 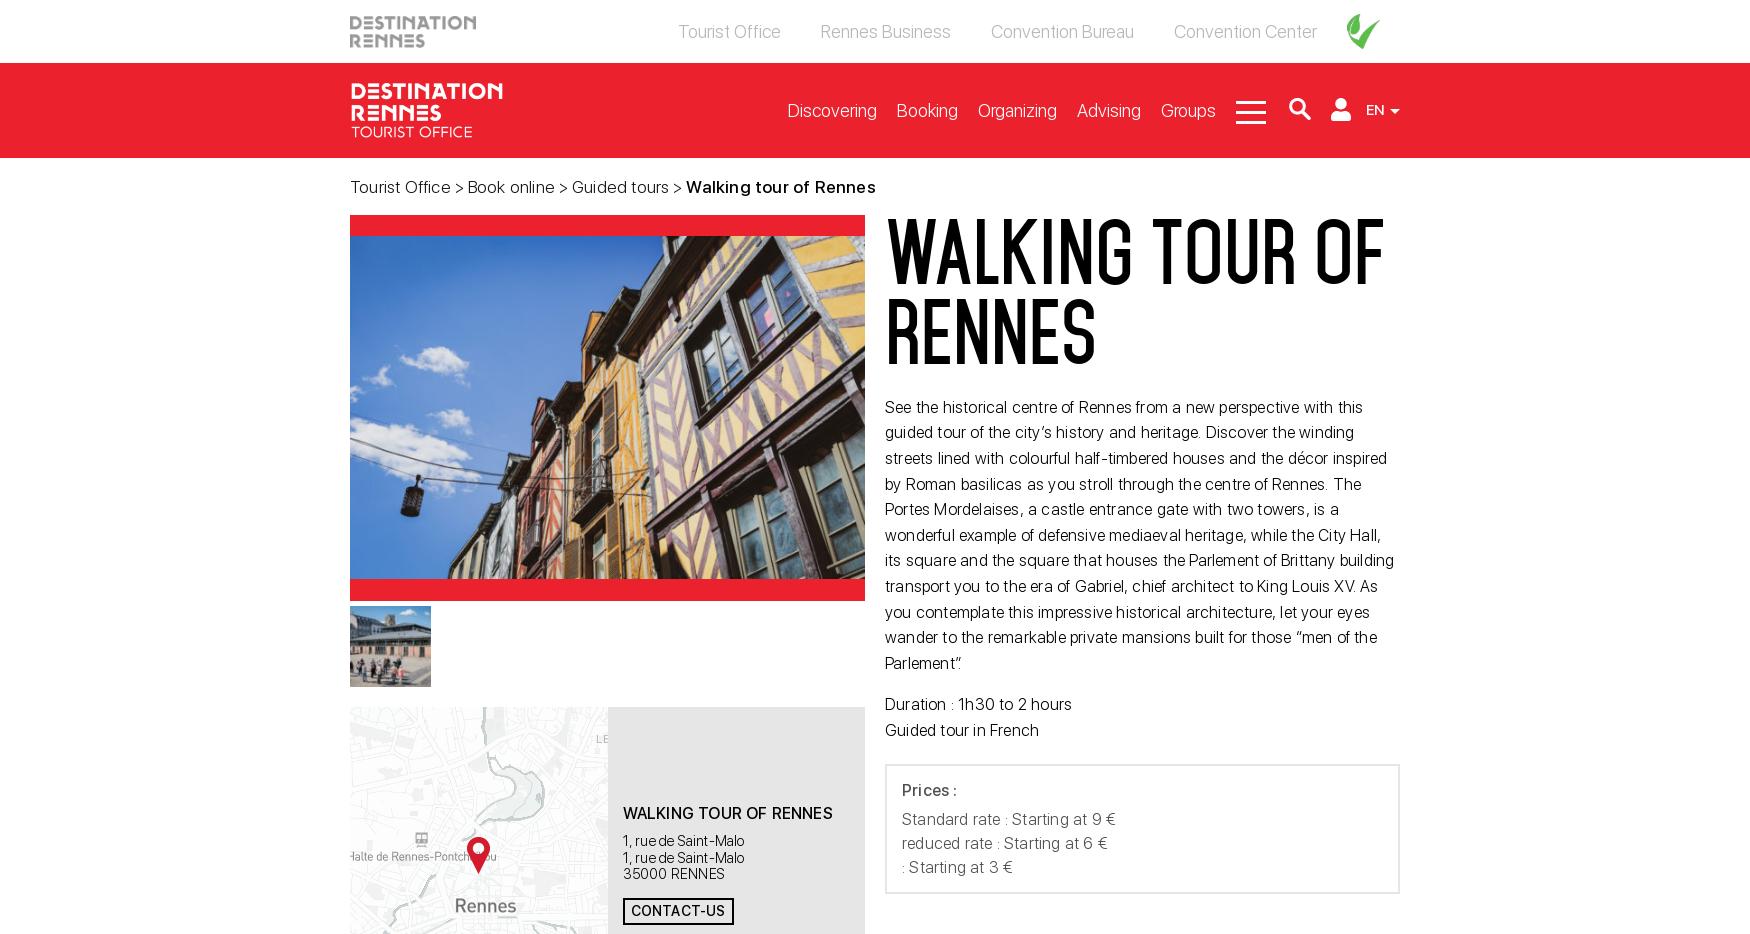 What do you see at coordinates (1138, 534) in the screenshot?
I see `'See the historical centre of Rennes from a new perspective with this guided tour of the city’s history and heritage. Discover the winding streets lined with colourful half-timbered houses and the décor inspired by Roman basilicas as you stroll through the centre of Rennes. The Portes Mordelaises, a castle entrance gate with two towers, is a wonderful example of defensive mediaeval heritage, while the City Hall, its square and the square that houses the Parlement of Brittany building transport you to the era of Gabriel, chief architect to King Louis XV. As you contemplate this impressive historical architecture, let your eyes wander to the remarkable private mansions built for those “men of the Parlement”.'` at bounding box center [1138, 534].